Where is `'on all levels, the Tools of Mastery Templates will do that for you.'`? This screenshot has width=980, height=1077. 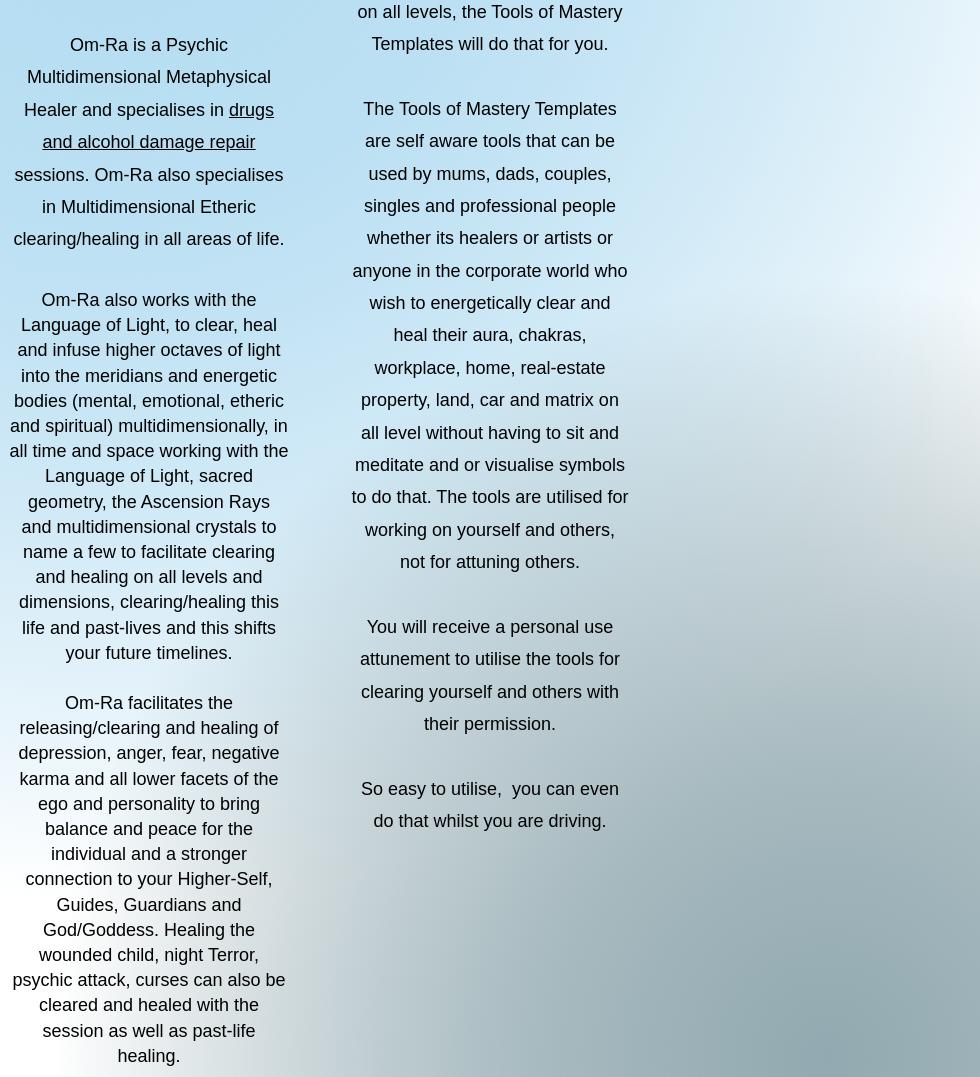 'on all levels, the Tools of Mastery Templates will do that for you.' is located at coordinates (489, 26).